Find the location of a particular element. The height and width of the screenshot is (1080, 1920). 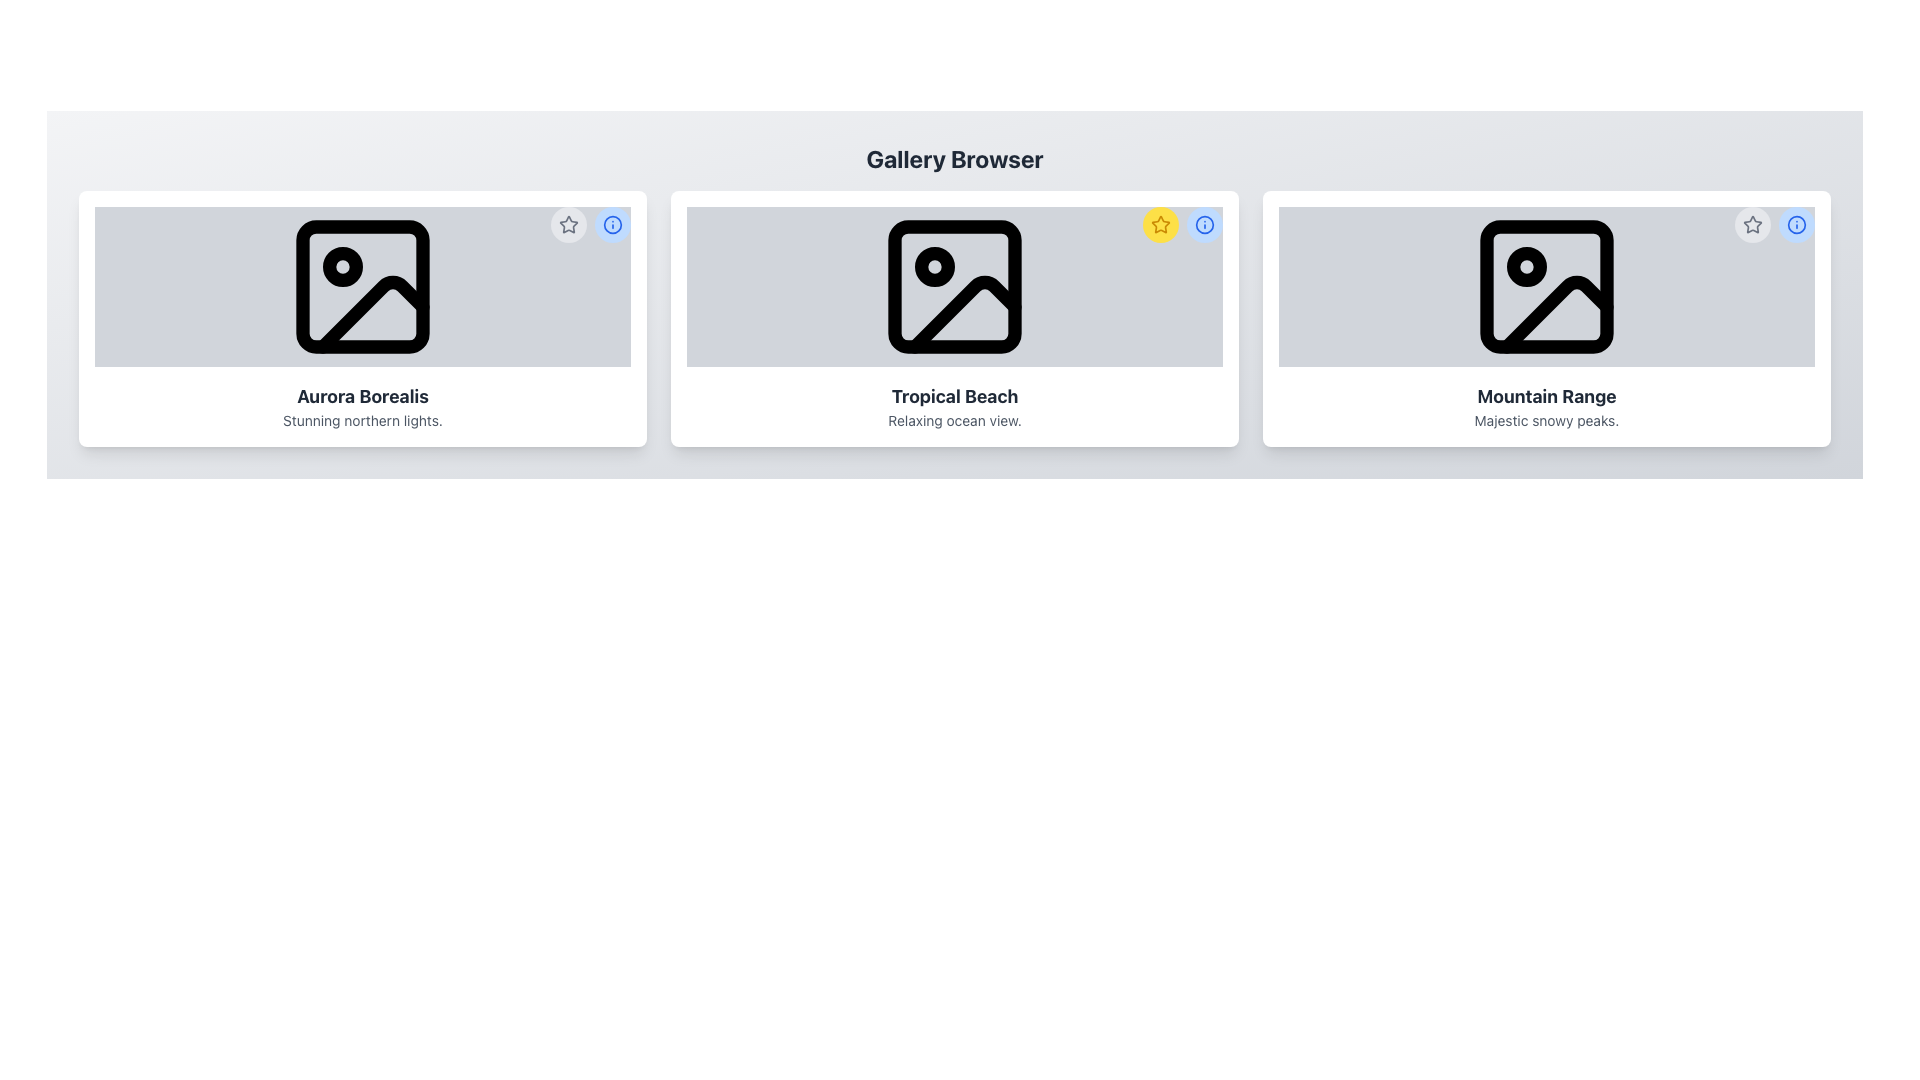

the informational indicator icon located at the top right corner of the 'Tropical Beach' card, next to the yellow star icon is located at coordinates (1203, 224).